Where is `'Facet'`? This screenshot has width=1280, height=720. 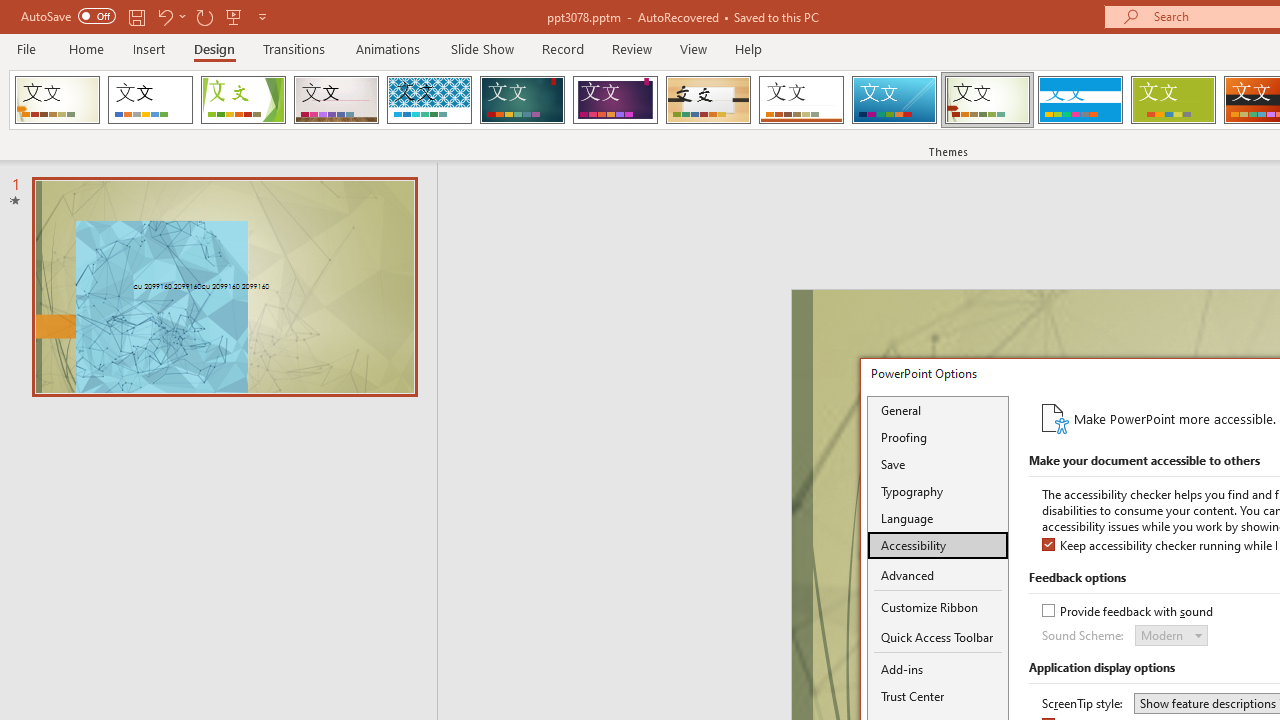
'Facet' is located at coordinates (242, 100).